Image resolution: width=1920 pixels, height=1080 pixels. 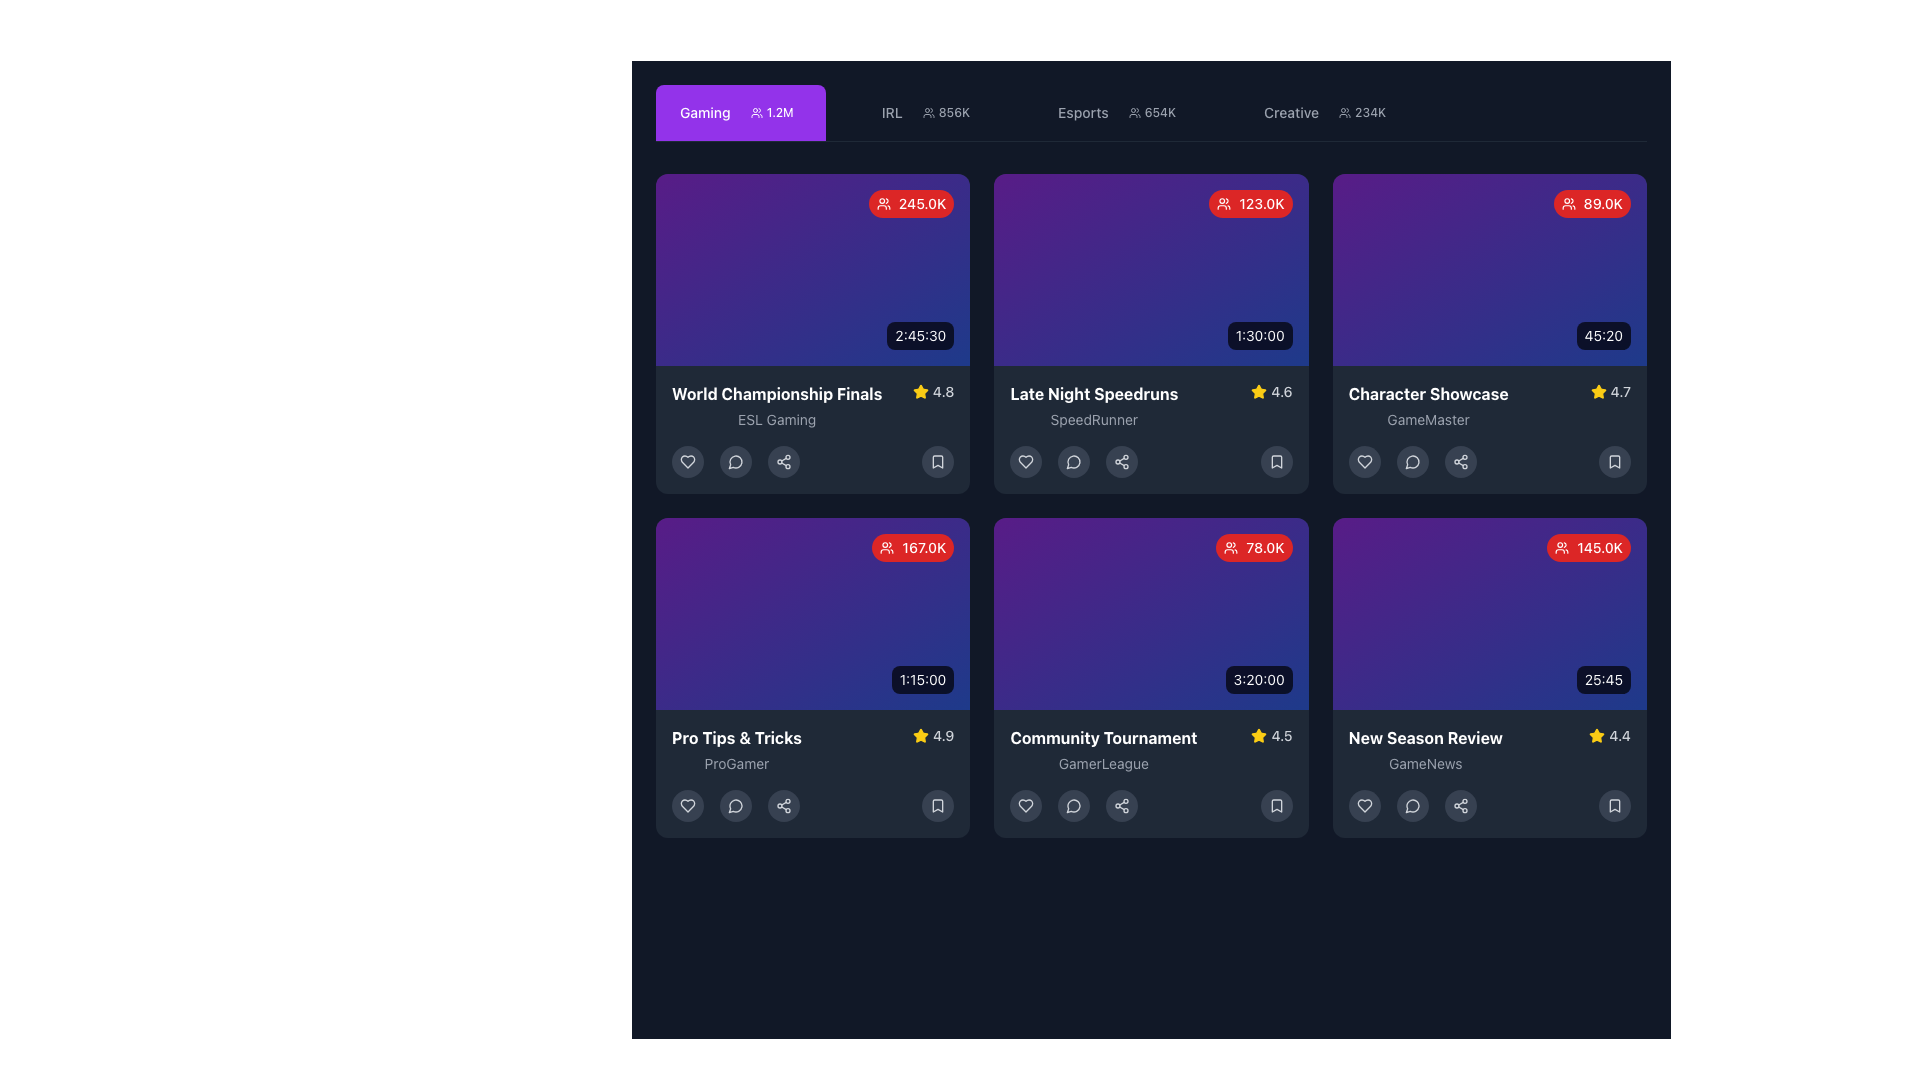 What do you see at coordinates (813, 749) in the screenshot?
I see `the rating icon of the 'Pro Tips & Tricks' label, which includes a yellow star icon with a rating value of '4.9', located in the bottom left quadrant adjacent to the 'Community Tournament' card` at bounding box center [813, 749].